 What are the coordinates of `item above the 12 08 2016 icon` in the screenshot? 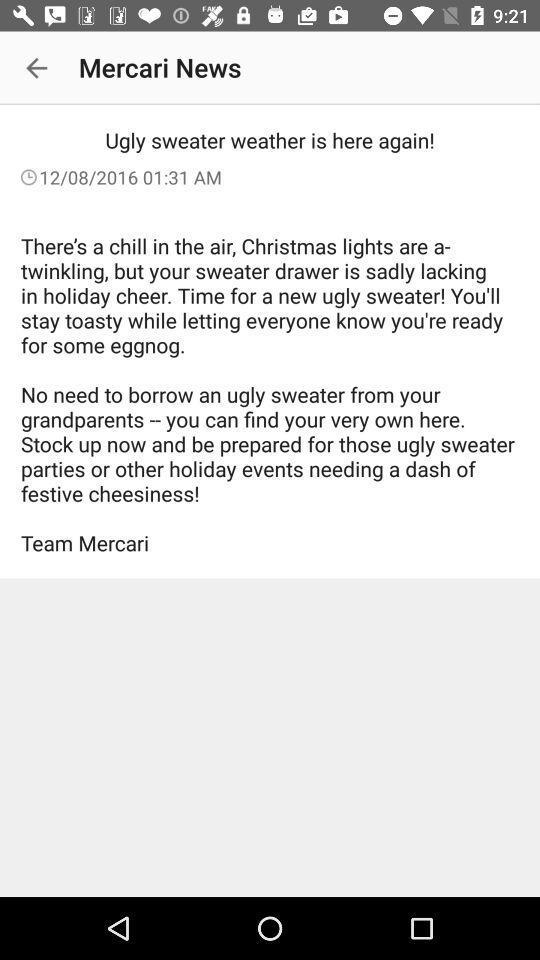 It's located at (36, 68).